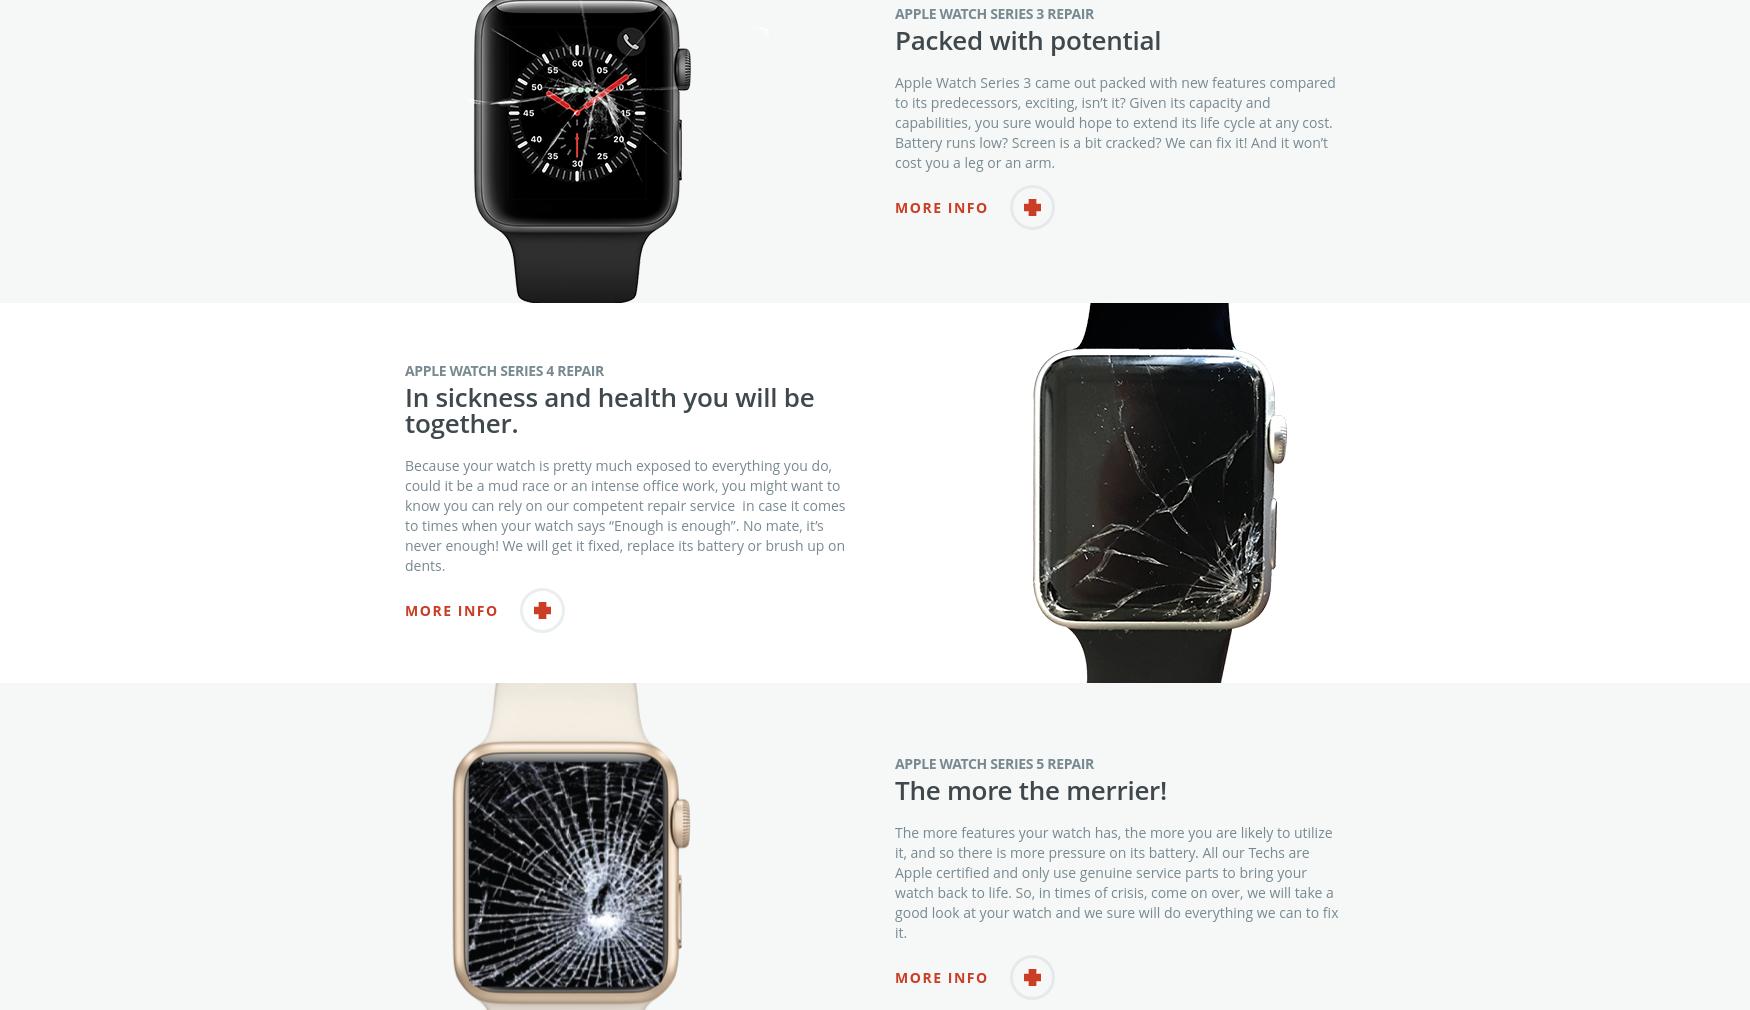 The height and width of the screenshot is (1010, 1750). I want to click on 'Apple Watch Series 5 Repair', so click(993, 802).